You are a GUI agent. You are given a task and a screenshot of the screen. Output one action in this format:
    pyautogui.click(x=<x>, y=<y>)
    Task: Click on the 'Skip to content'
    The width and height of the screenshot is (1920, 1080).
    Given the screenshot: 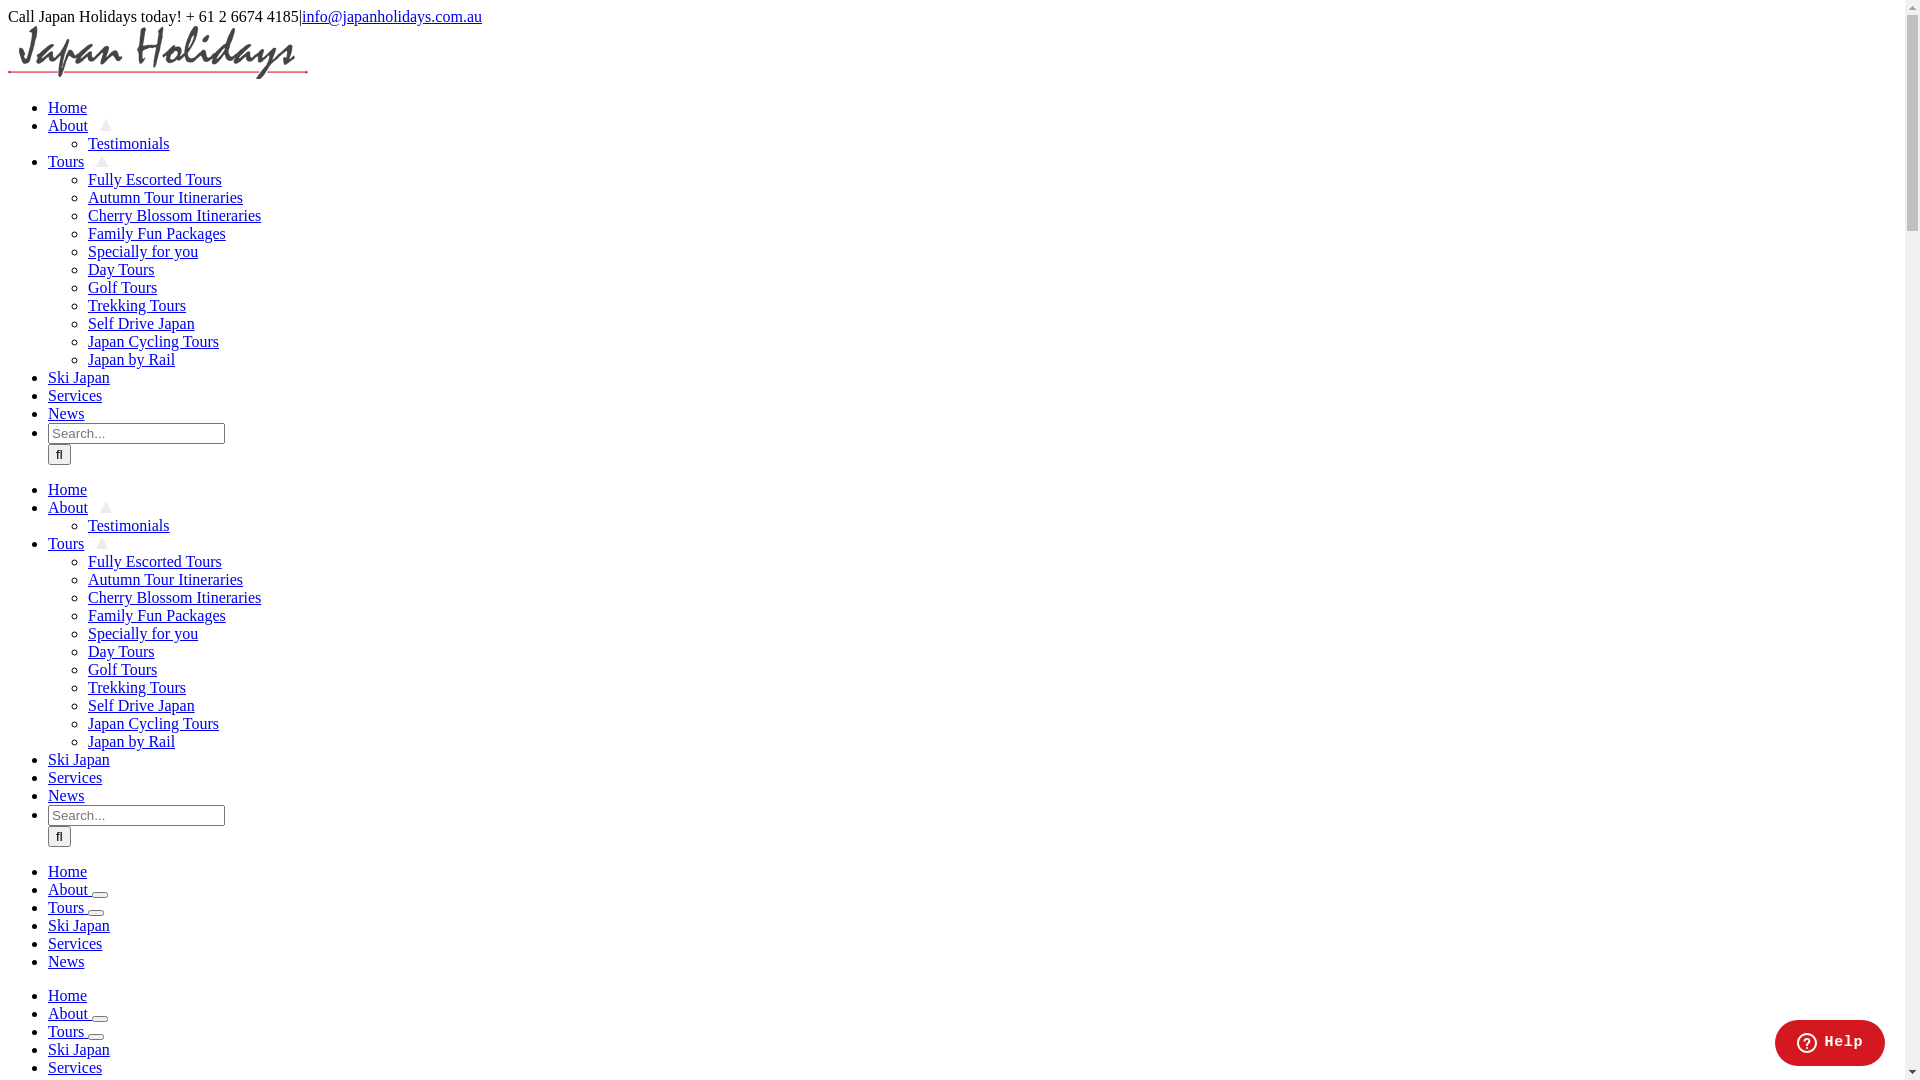 What is the action you would take?
    pyautogui.click(x=7, y=7)
    